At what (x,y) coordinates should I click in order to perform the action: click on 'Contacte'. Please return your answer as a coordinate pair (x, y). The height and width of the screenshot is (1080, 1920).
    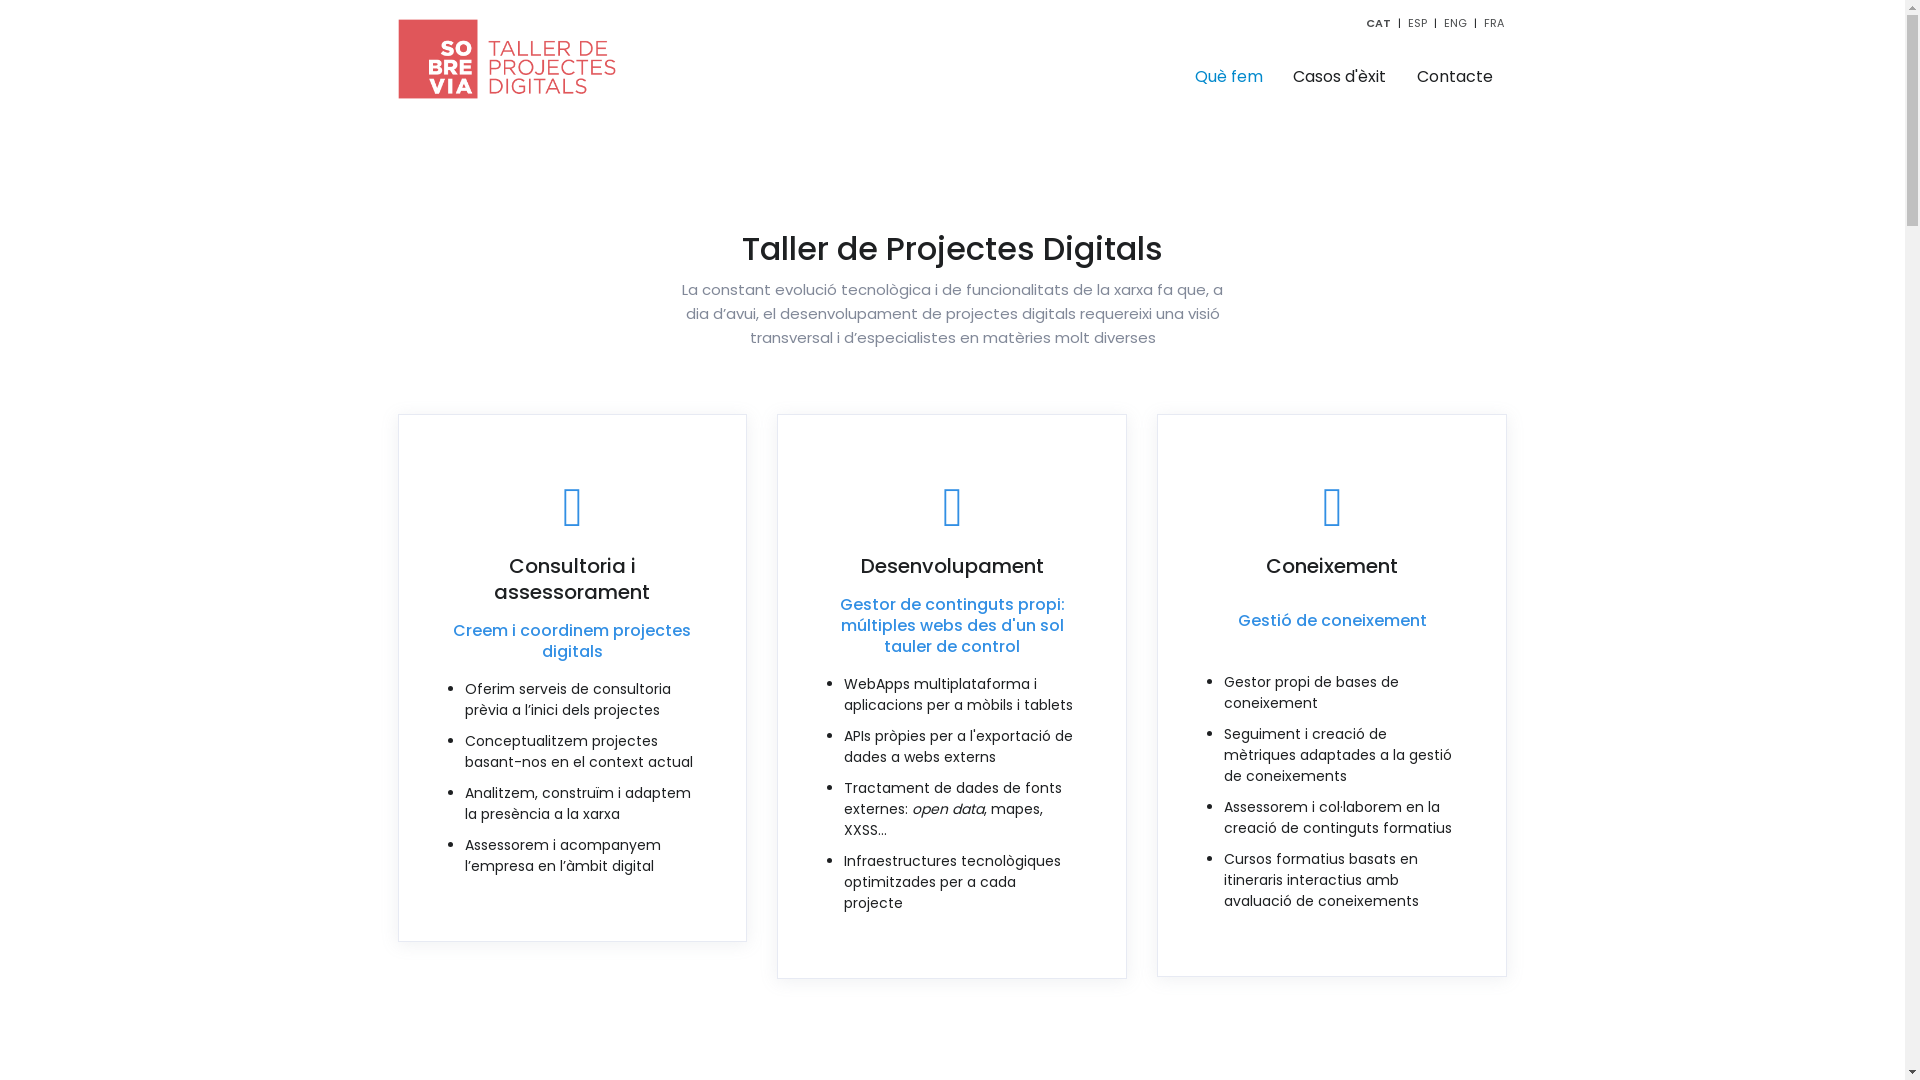
    Looking at the image, I should click on (1455, 75).